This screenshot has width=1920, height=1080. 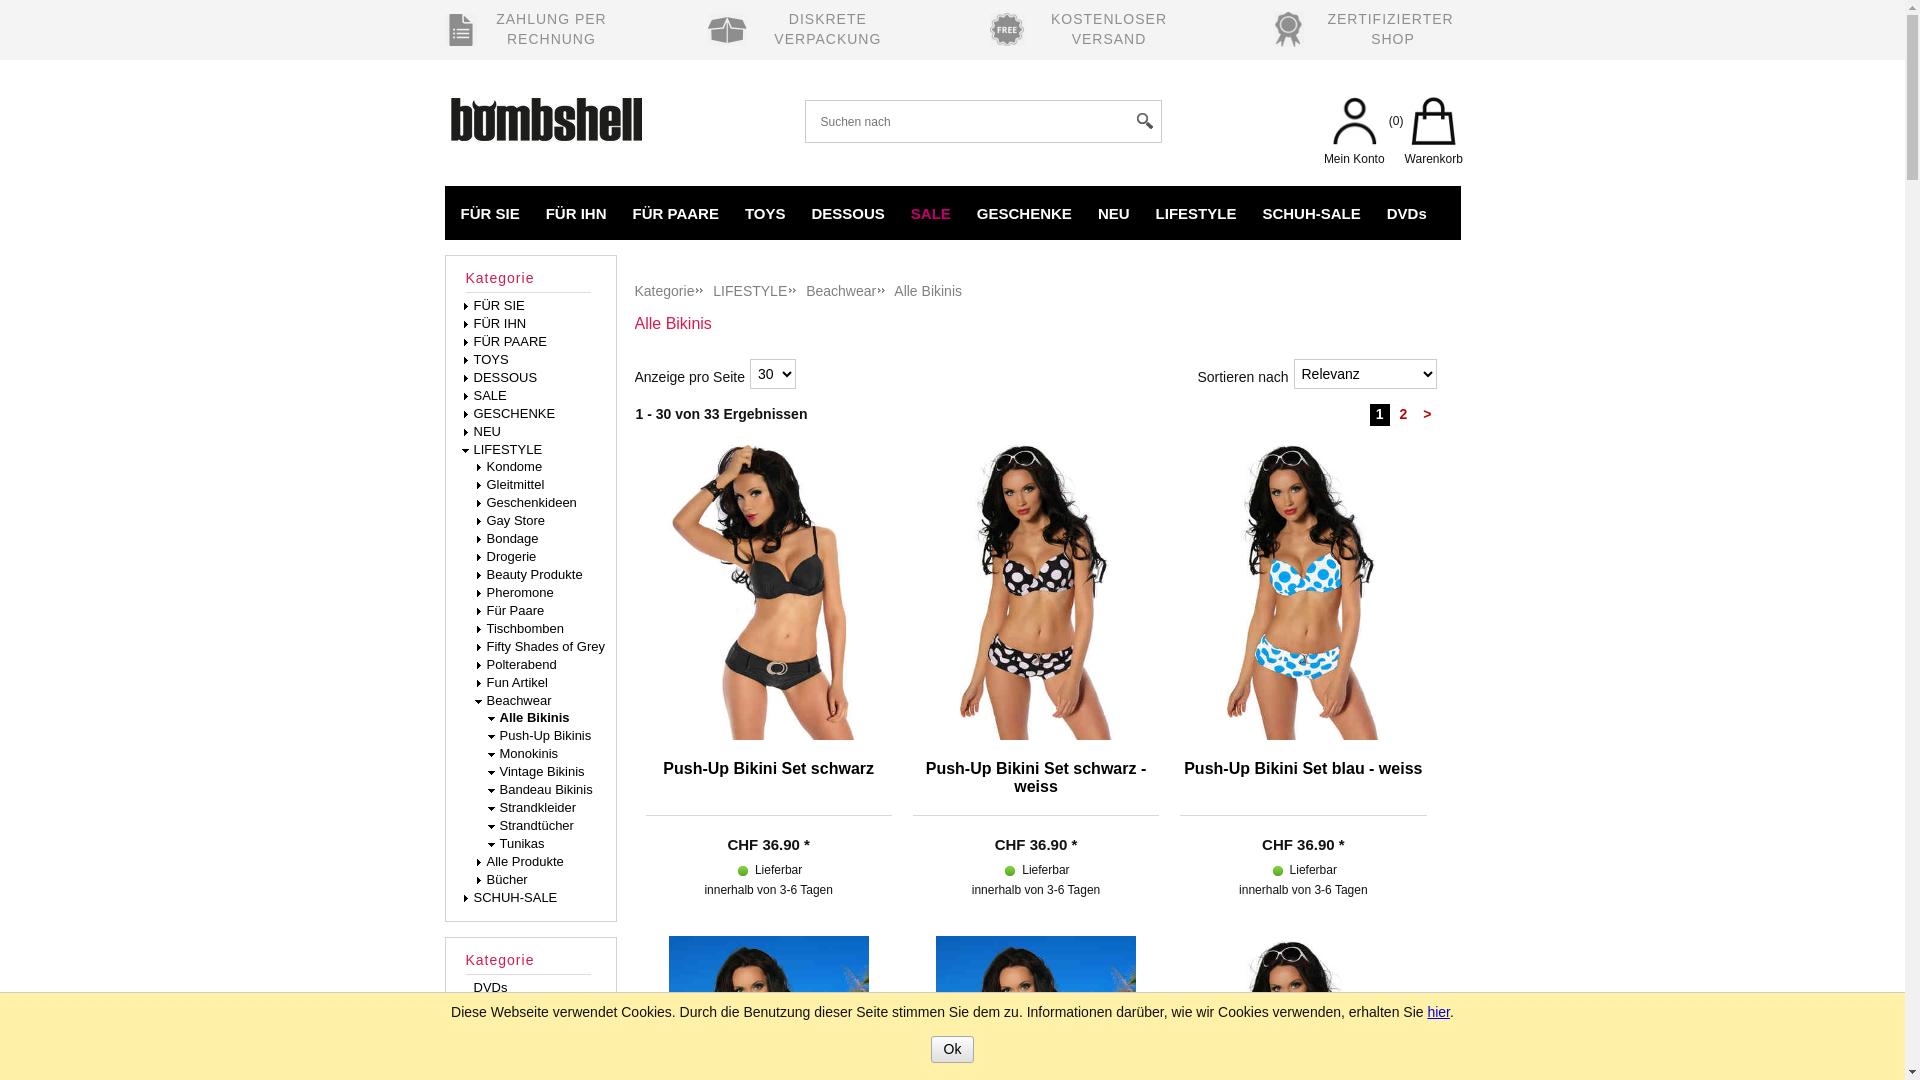 What do you see at coordinates (526, 627) in the screenshot?
I see `' Tischbomben'` at bounding box center [526, 627].